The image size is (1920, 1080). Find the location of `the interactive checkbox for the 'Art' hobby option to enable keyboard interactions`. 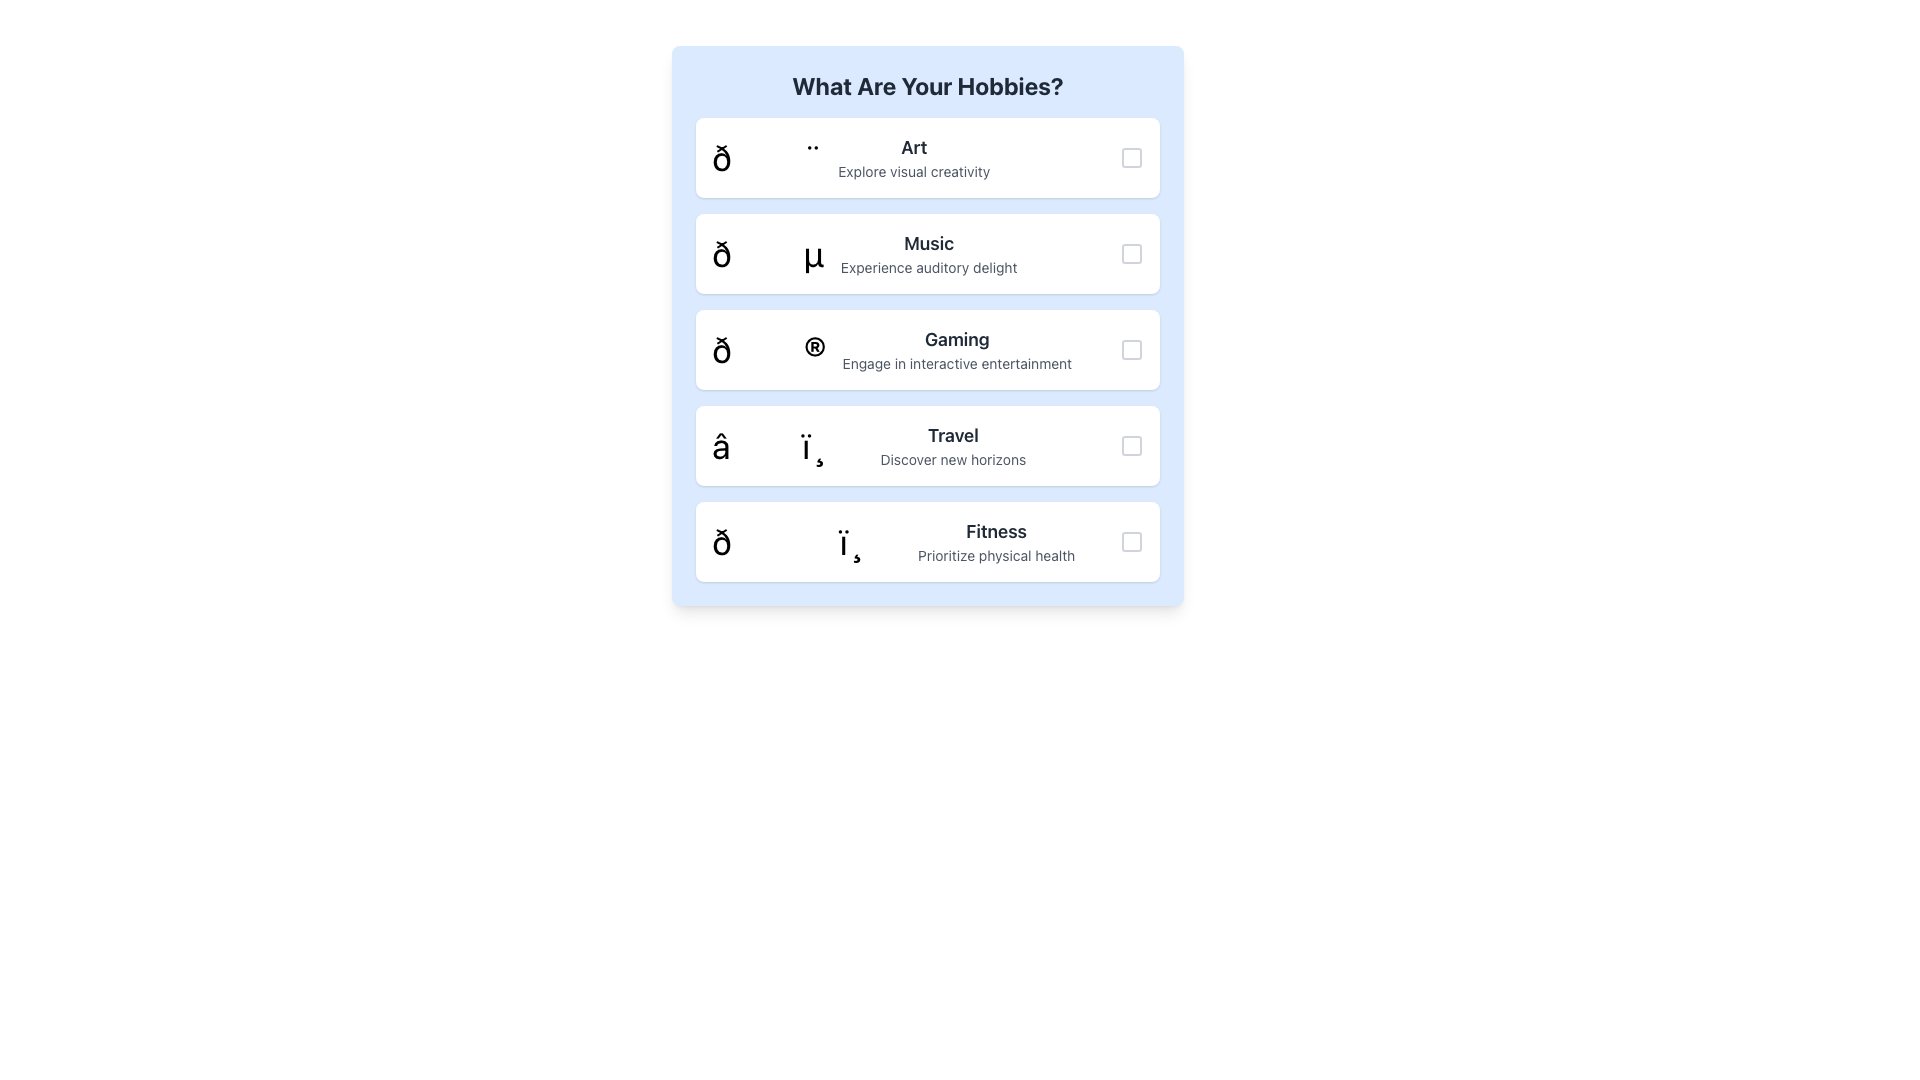

the interactive checkbox for the 'Art' hobby option to enable keyboard interactions is located at coordinates (1132, 157).